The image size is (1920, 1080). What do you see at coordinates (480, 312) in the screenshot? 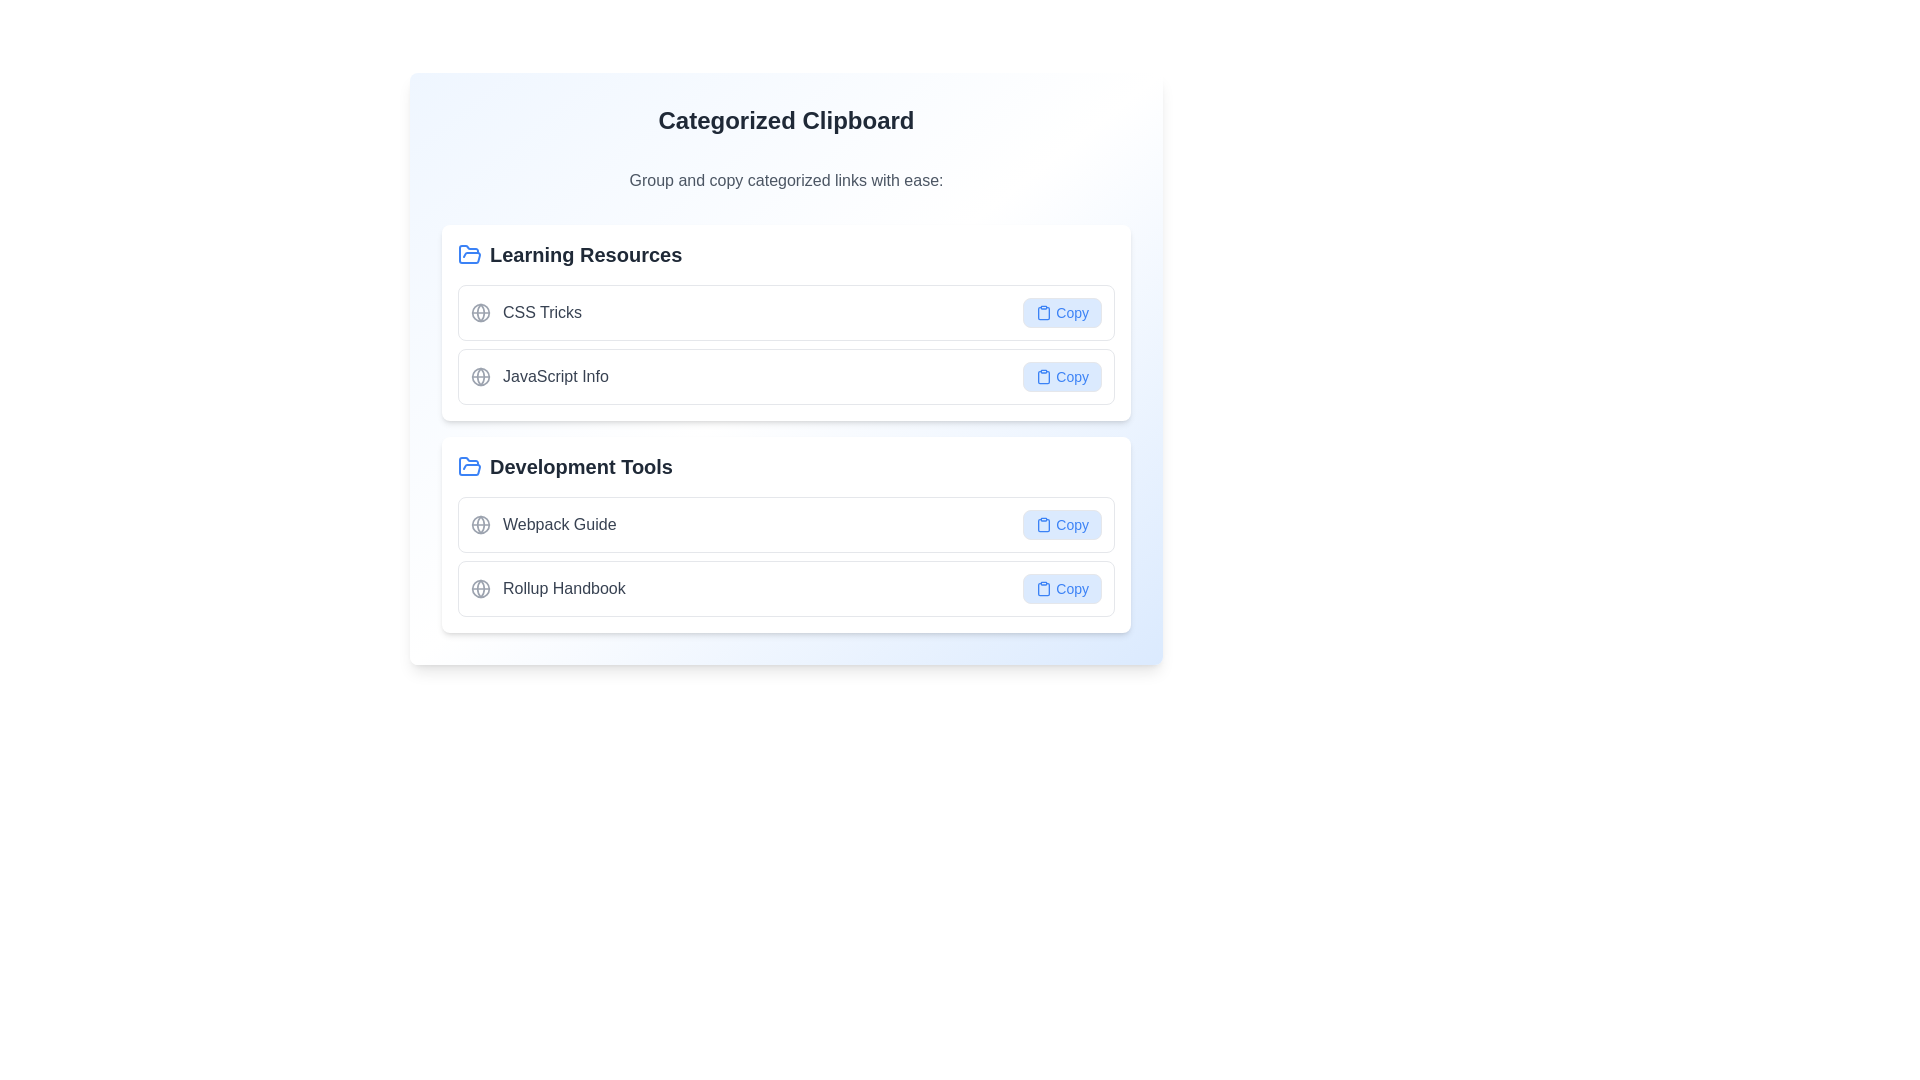
I see `the SVG circle element representing a globe icon located to the left of the 'CSS Tricks' text label in the 'Learning Resources' section` at bounding box center [480, 312].